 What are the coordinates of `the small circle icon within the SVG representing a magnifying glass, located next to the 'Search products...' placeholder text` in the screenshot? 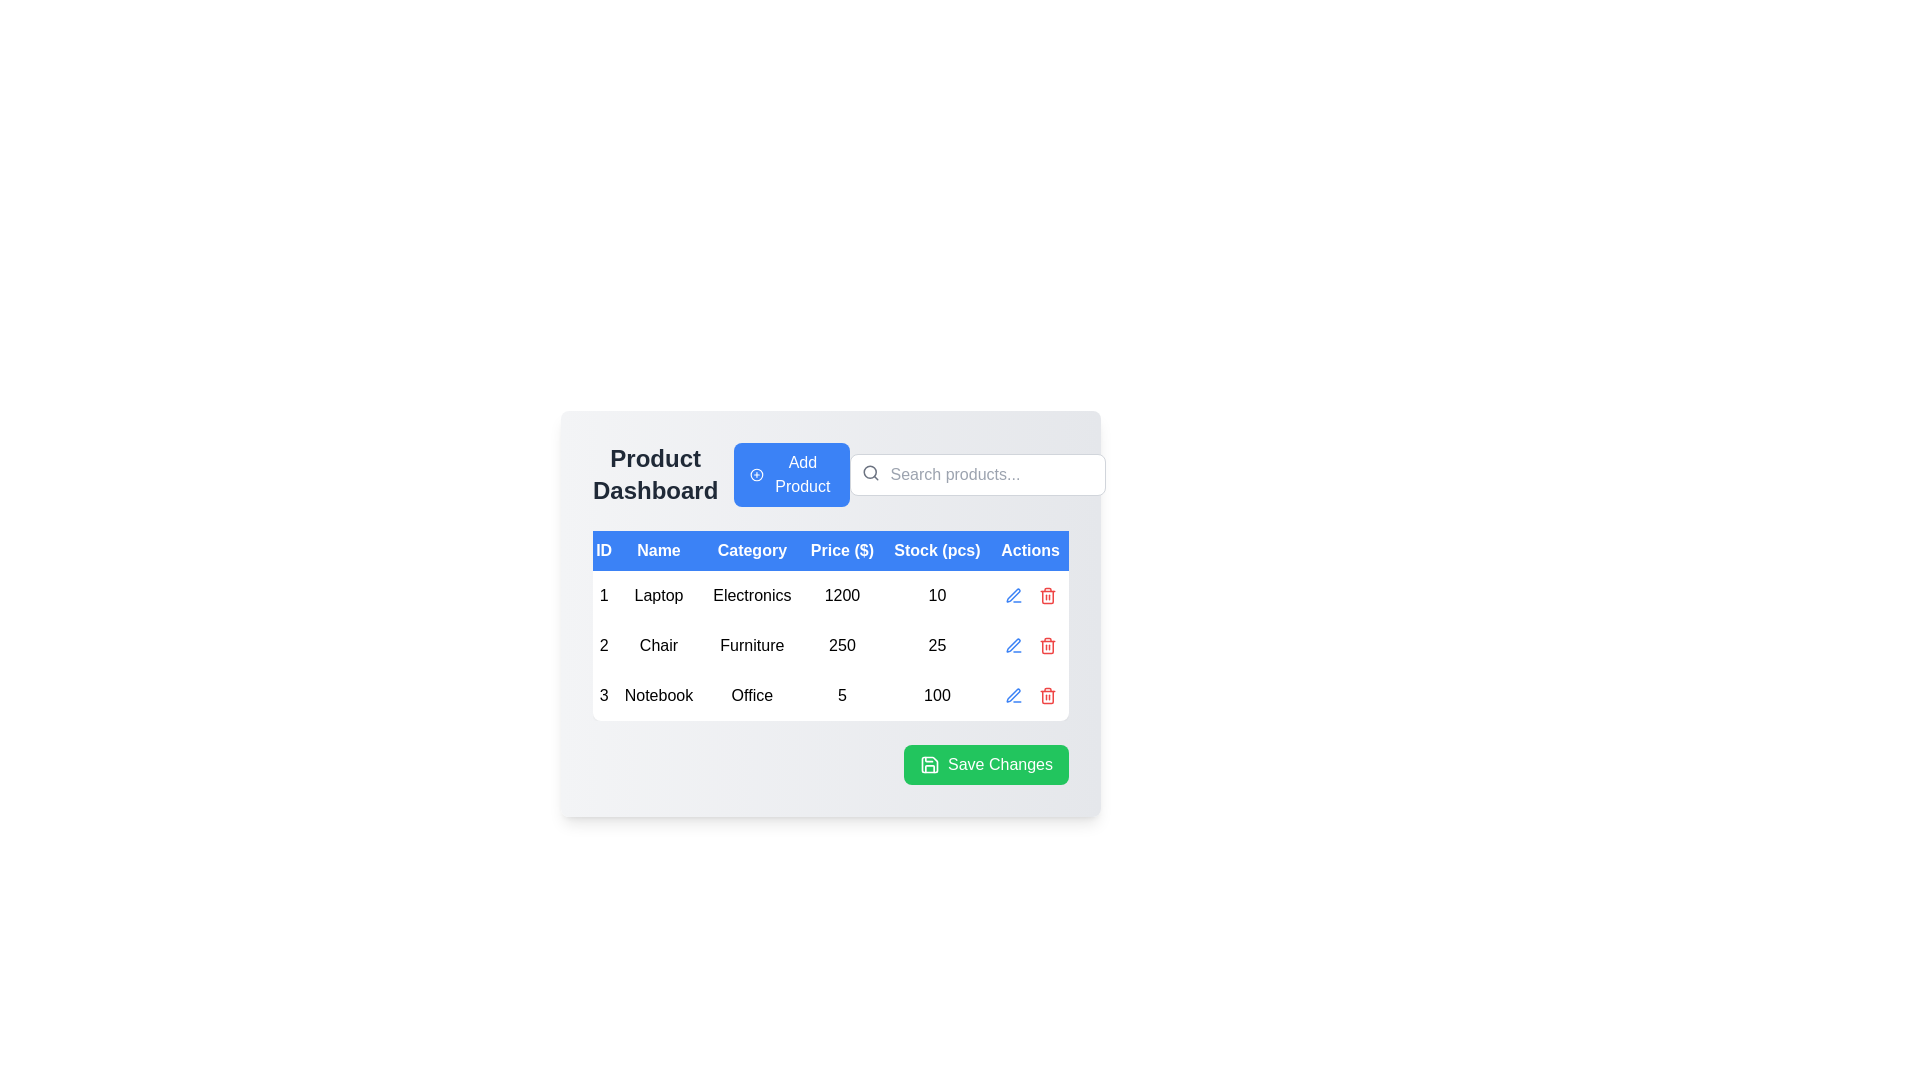 It's located at (869, 472).